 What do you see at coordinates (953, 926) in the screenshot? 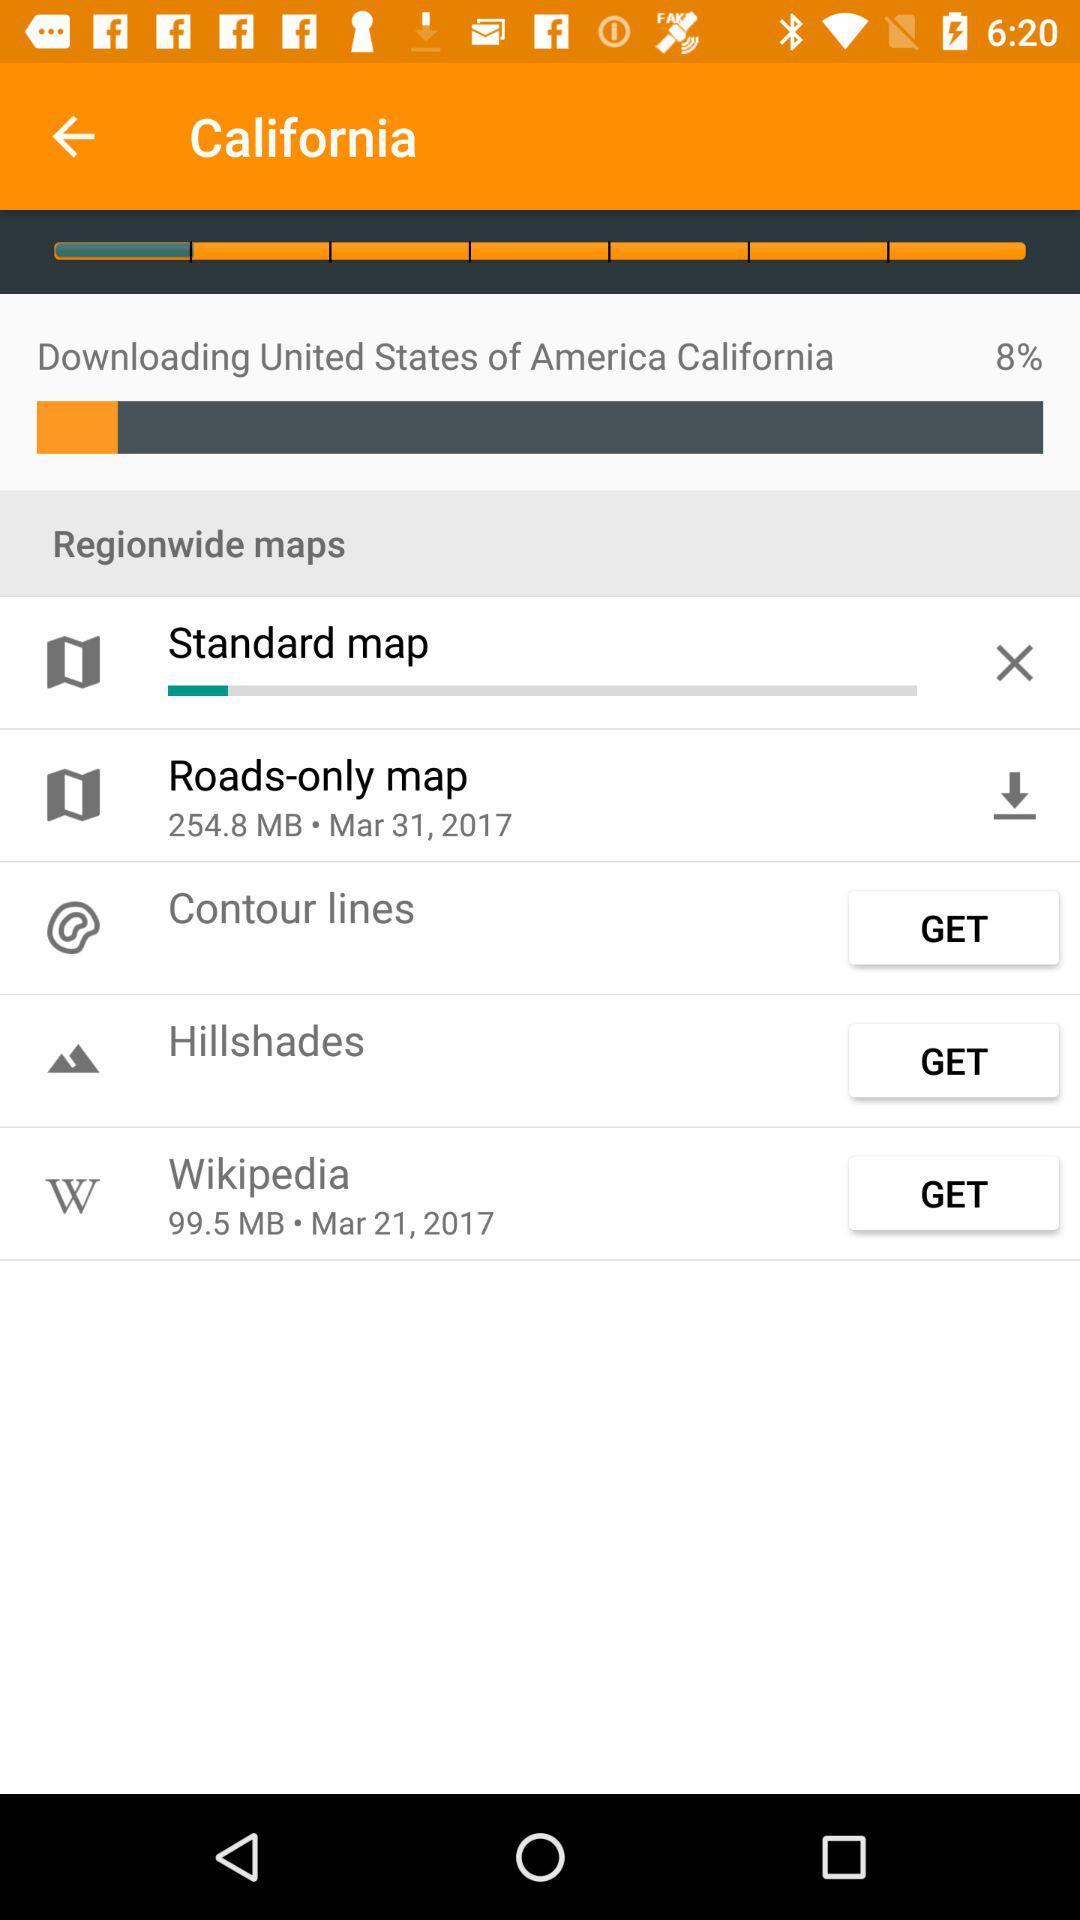
I see `get which is below the downloads symbol` at bounding box center [953, 926].